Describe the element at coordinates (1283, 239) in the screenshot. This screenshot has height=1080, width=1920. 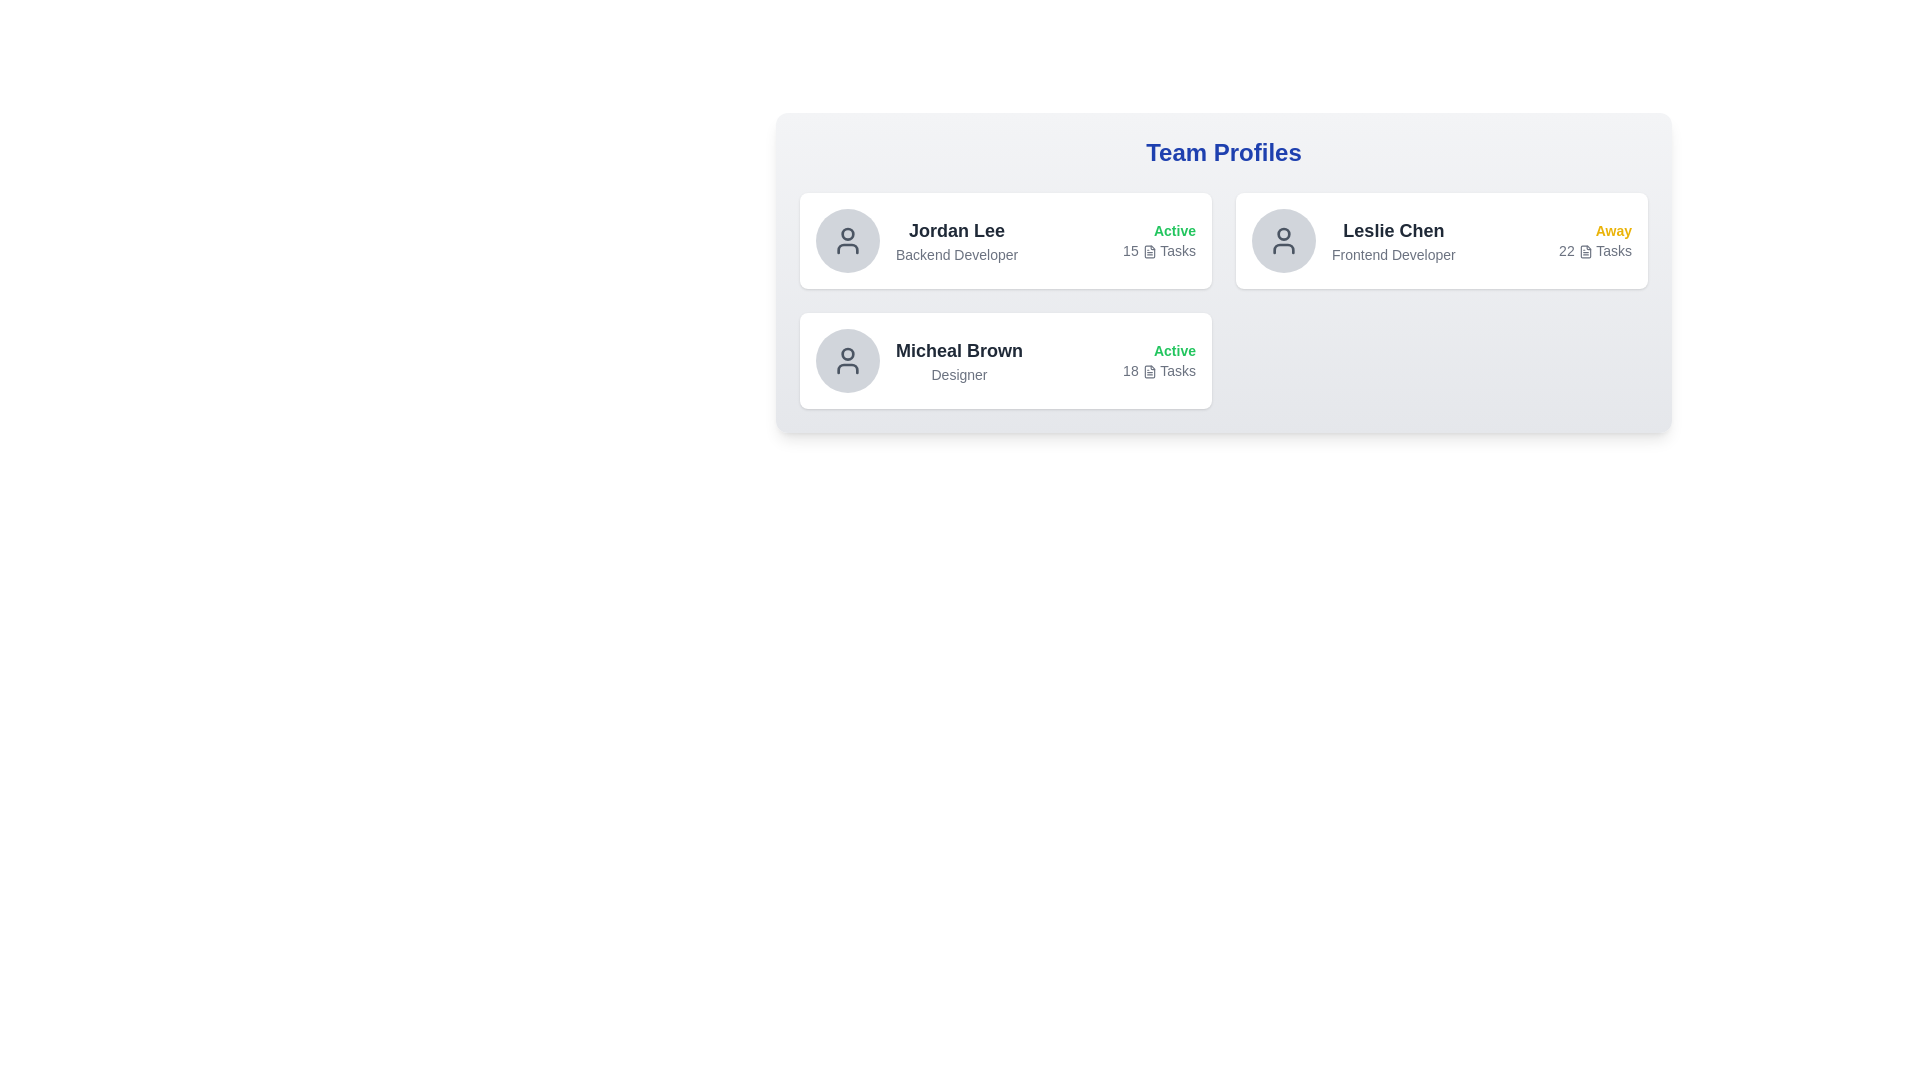
I see `the profile picture icon placeholder for Leslie Chen, located in the Team Profiles section` at that location.